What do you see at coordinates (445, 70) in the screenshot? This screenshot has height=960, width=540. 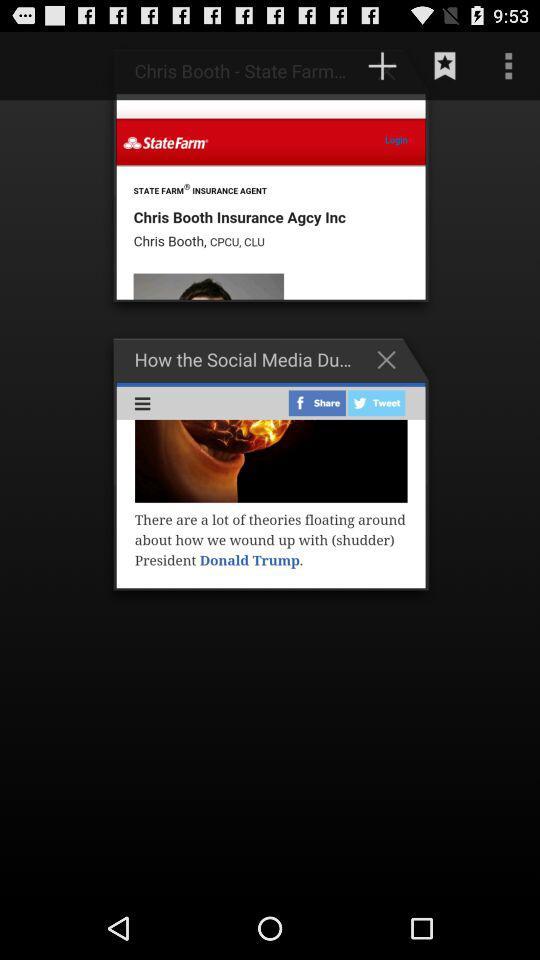 I see `the bookmark icon` at bounding box center [445, 70].